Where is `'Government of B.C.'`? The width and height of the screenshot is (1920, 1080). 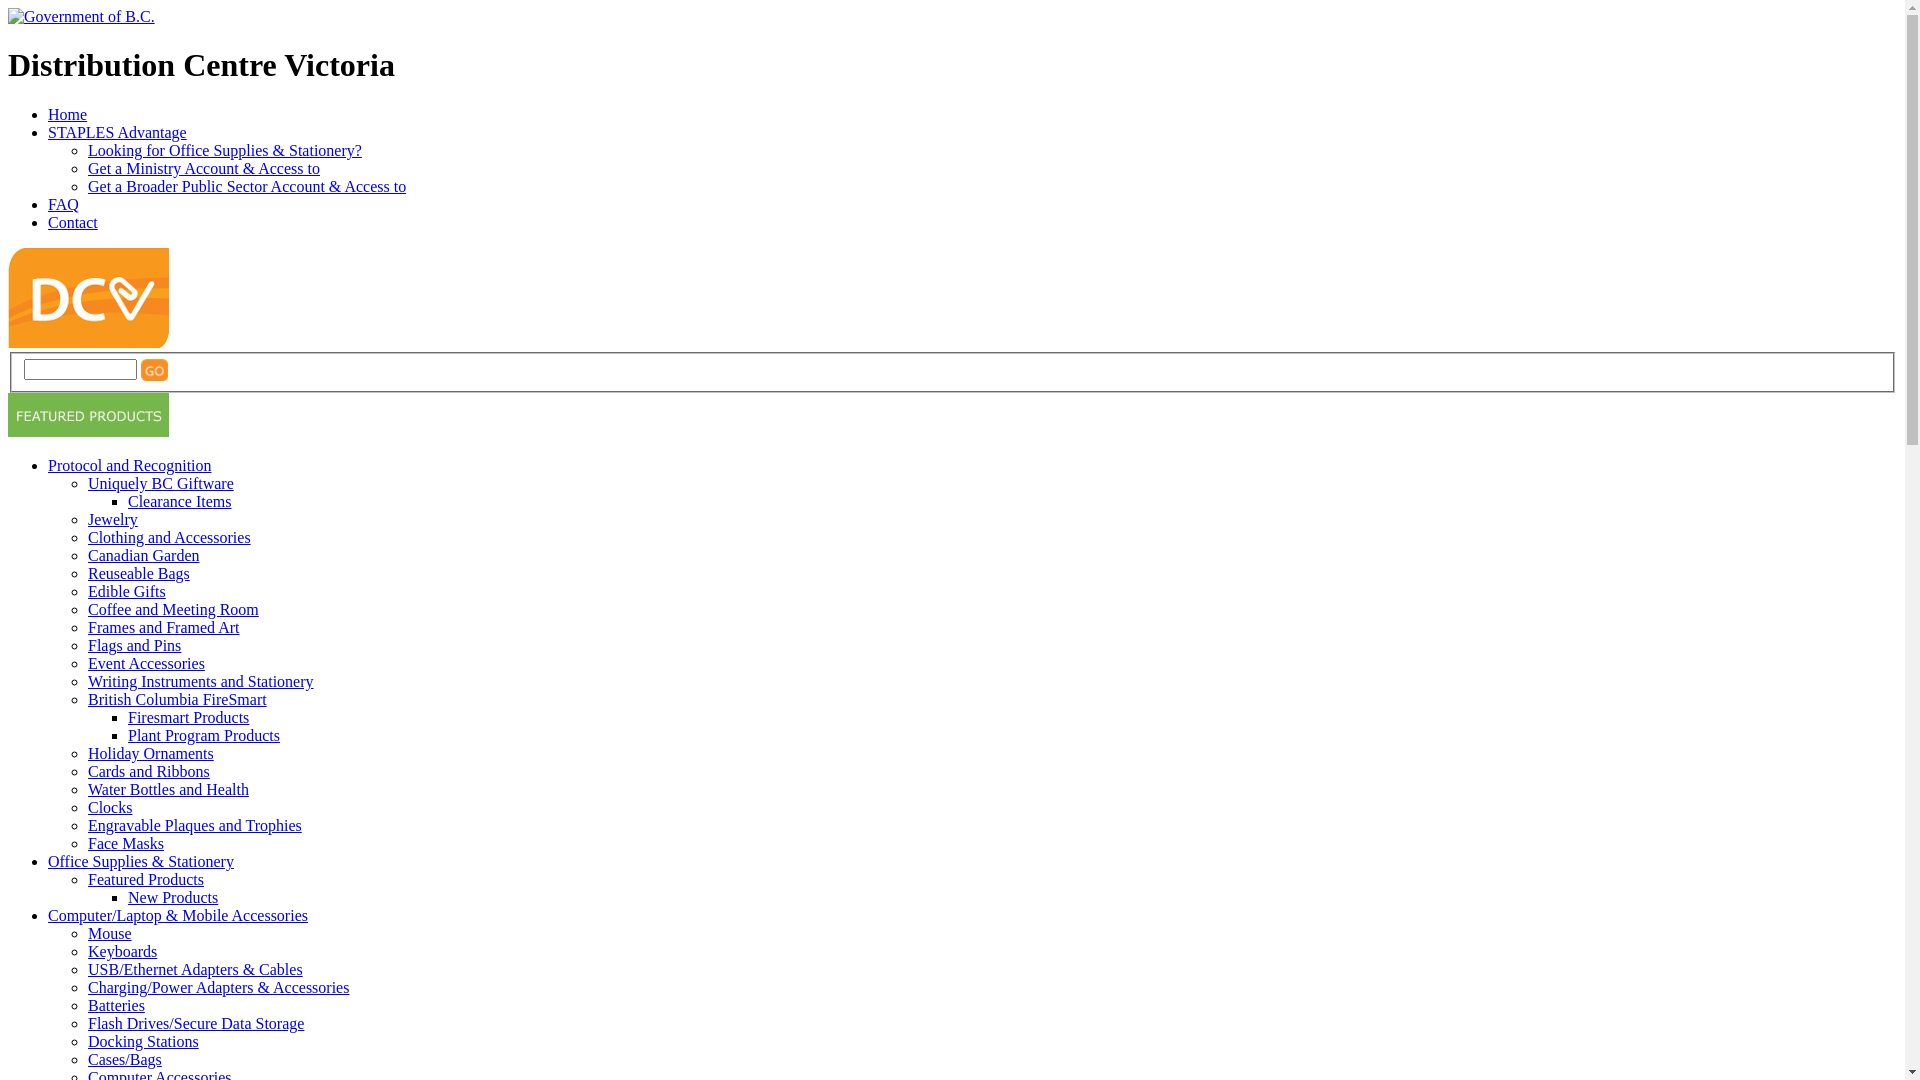
'Government of B.C.' is located at coordinates (80, 16).